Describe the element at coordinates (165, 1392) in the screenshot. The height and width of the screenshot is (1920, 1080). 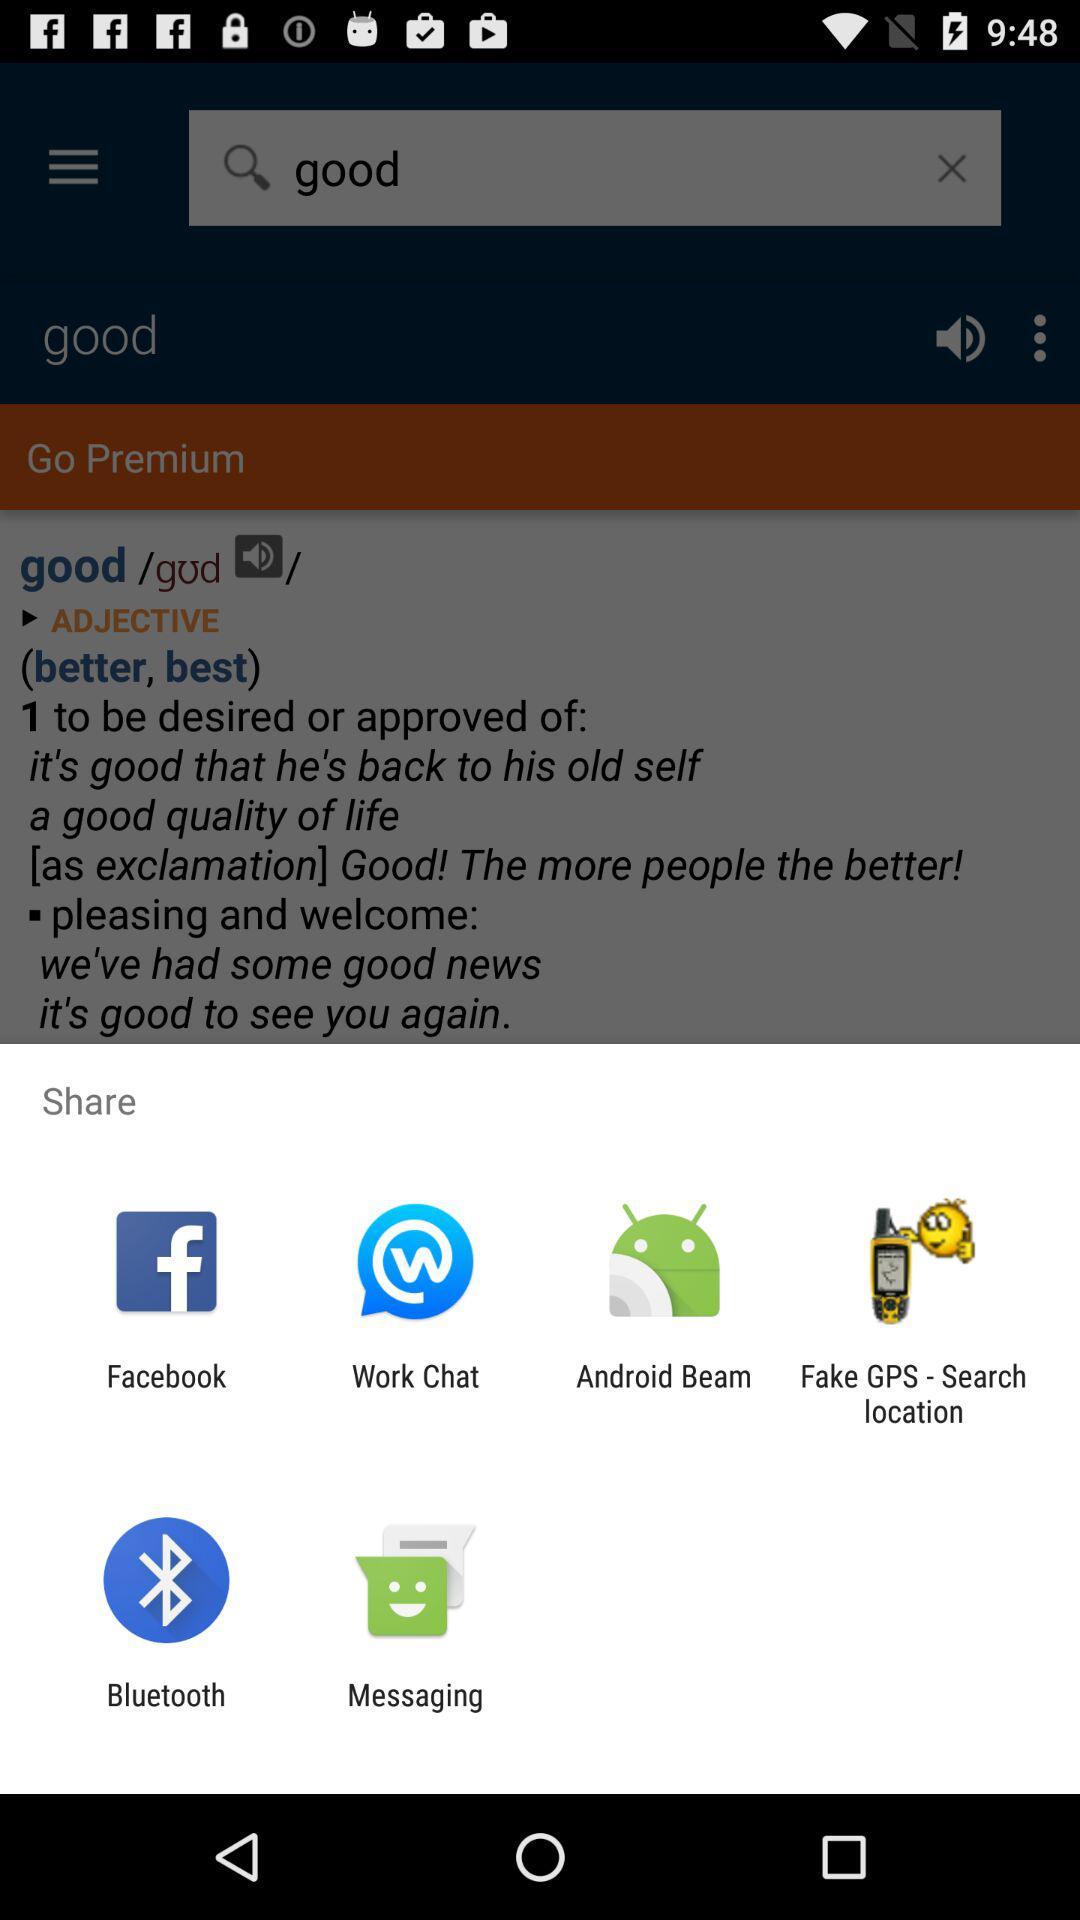
I see `the app to the left of work chat icon` at that location.